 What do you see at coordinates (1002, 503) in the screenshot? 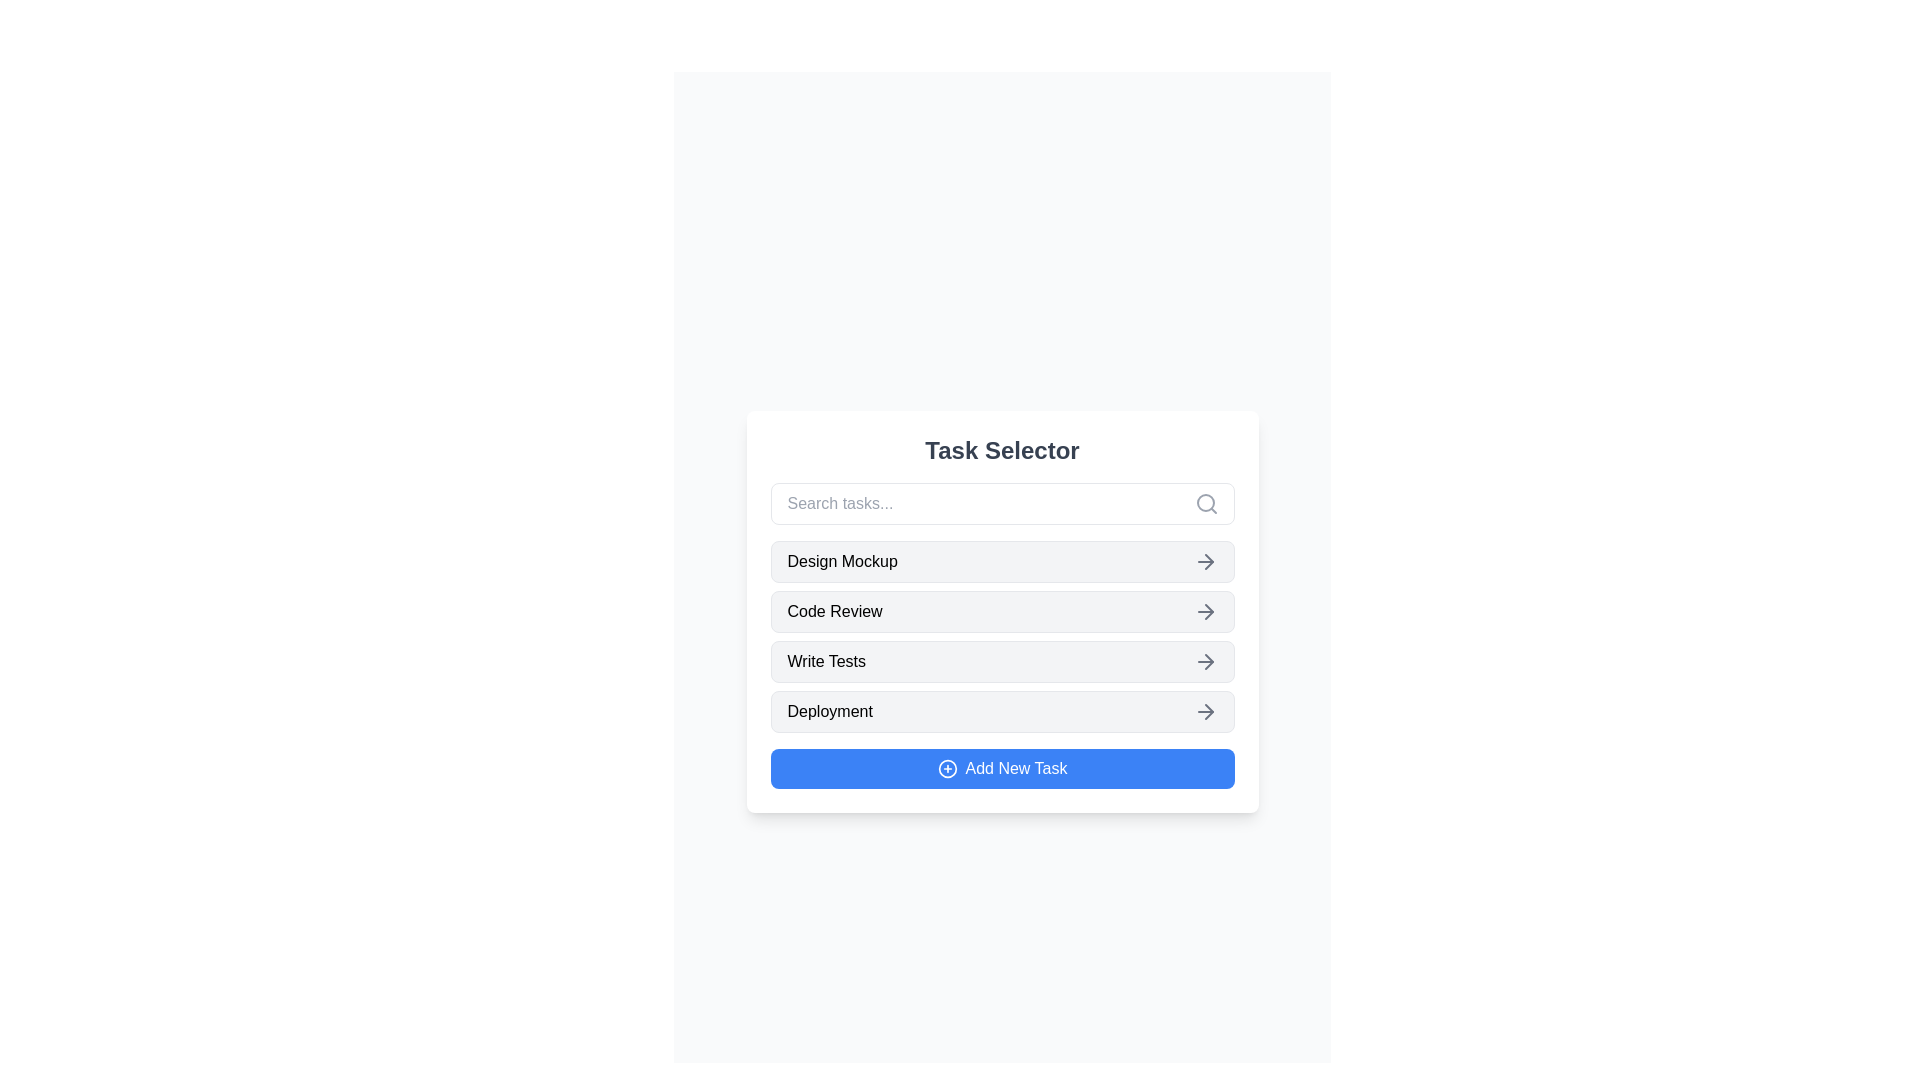
I see `all text in the text input field with the placeholder 'Search tasks...' in the 'Task Selector' modal and press delete to clear it` at bounding box center [1002, 503].